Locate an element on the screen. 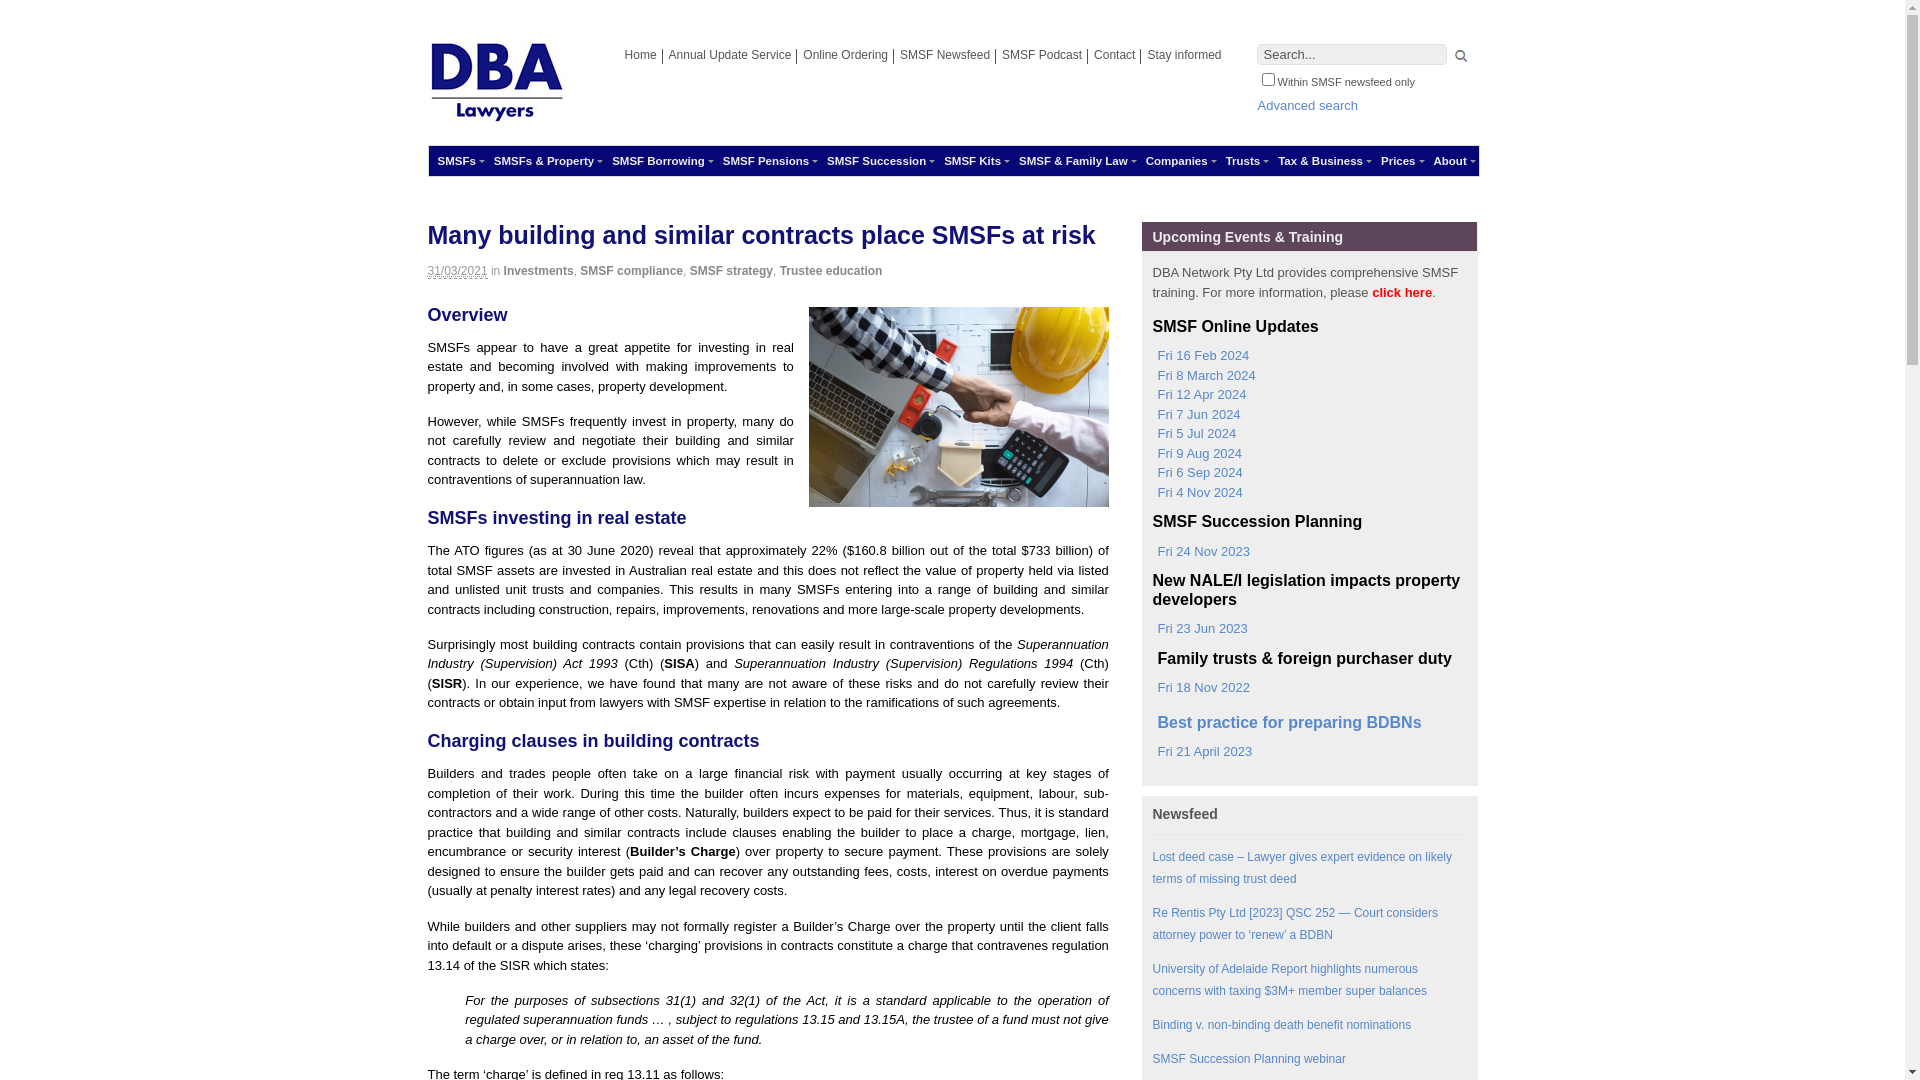 The image size is (1920, 1080). 'Annual Update Service' is located at coordinates (662, 54).